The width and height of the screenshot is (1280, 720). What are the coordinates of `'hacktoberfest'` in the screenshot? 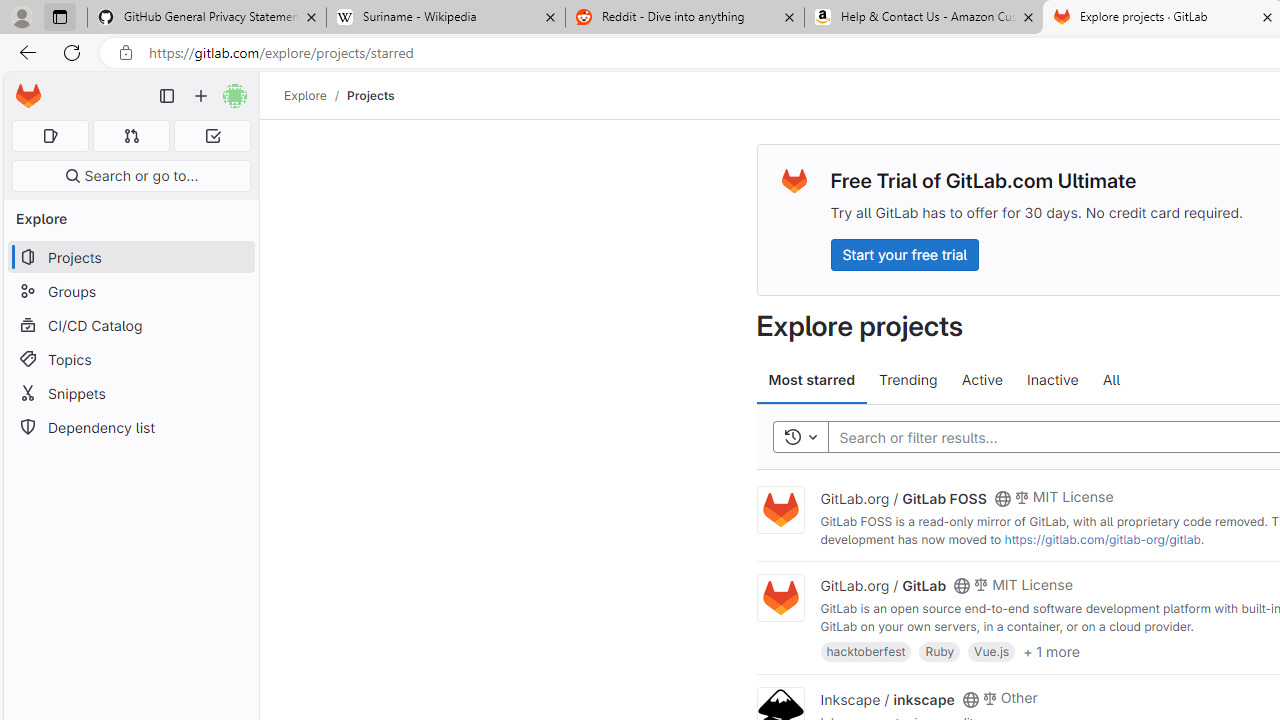 It's located at (866, 651).